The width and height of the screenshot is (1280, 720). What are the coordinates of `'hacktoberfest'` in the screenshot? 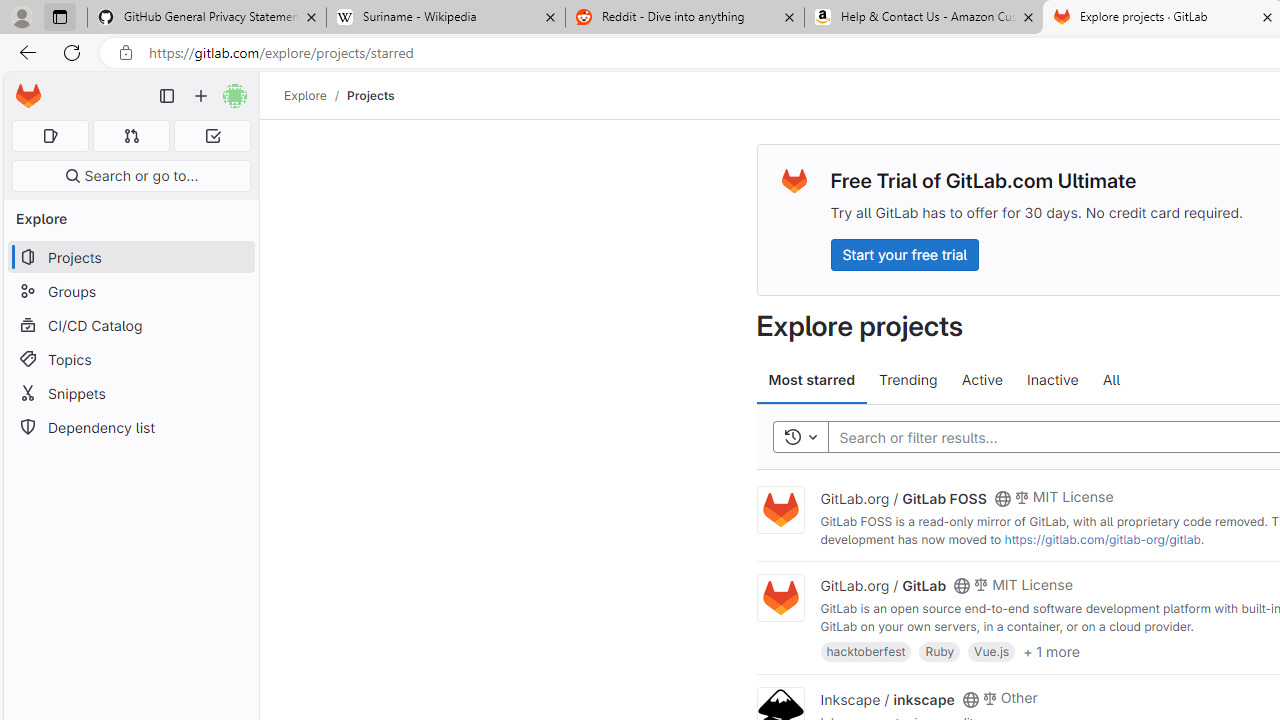 It's located at (866, 651).